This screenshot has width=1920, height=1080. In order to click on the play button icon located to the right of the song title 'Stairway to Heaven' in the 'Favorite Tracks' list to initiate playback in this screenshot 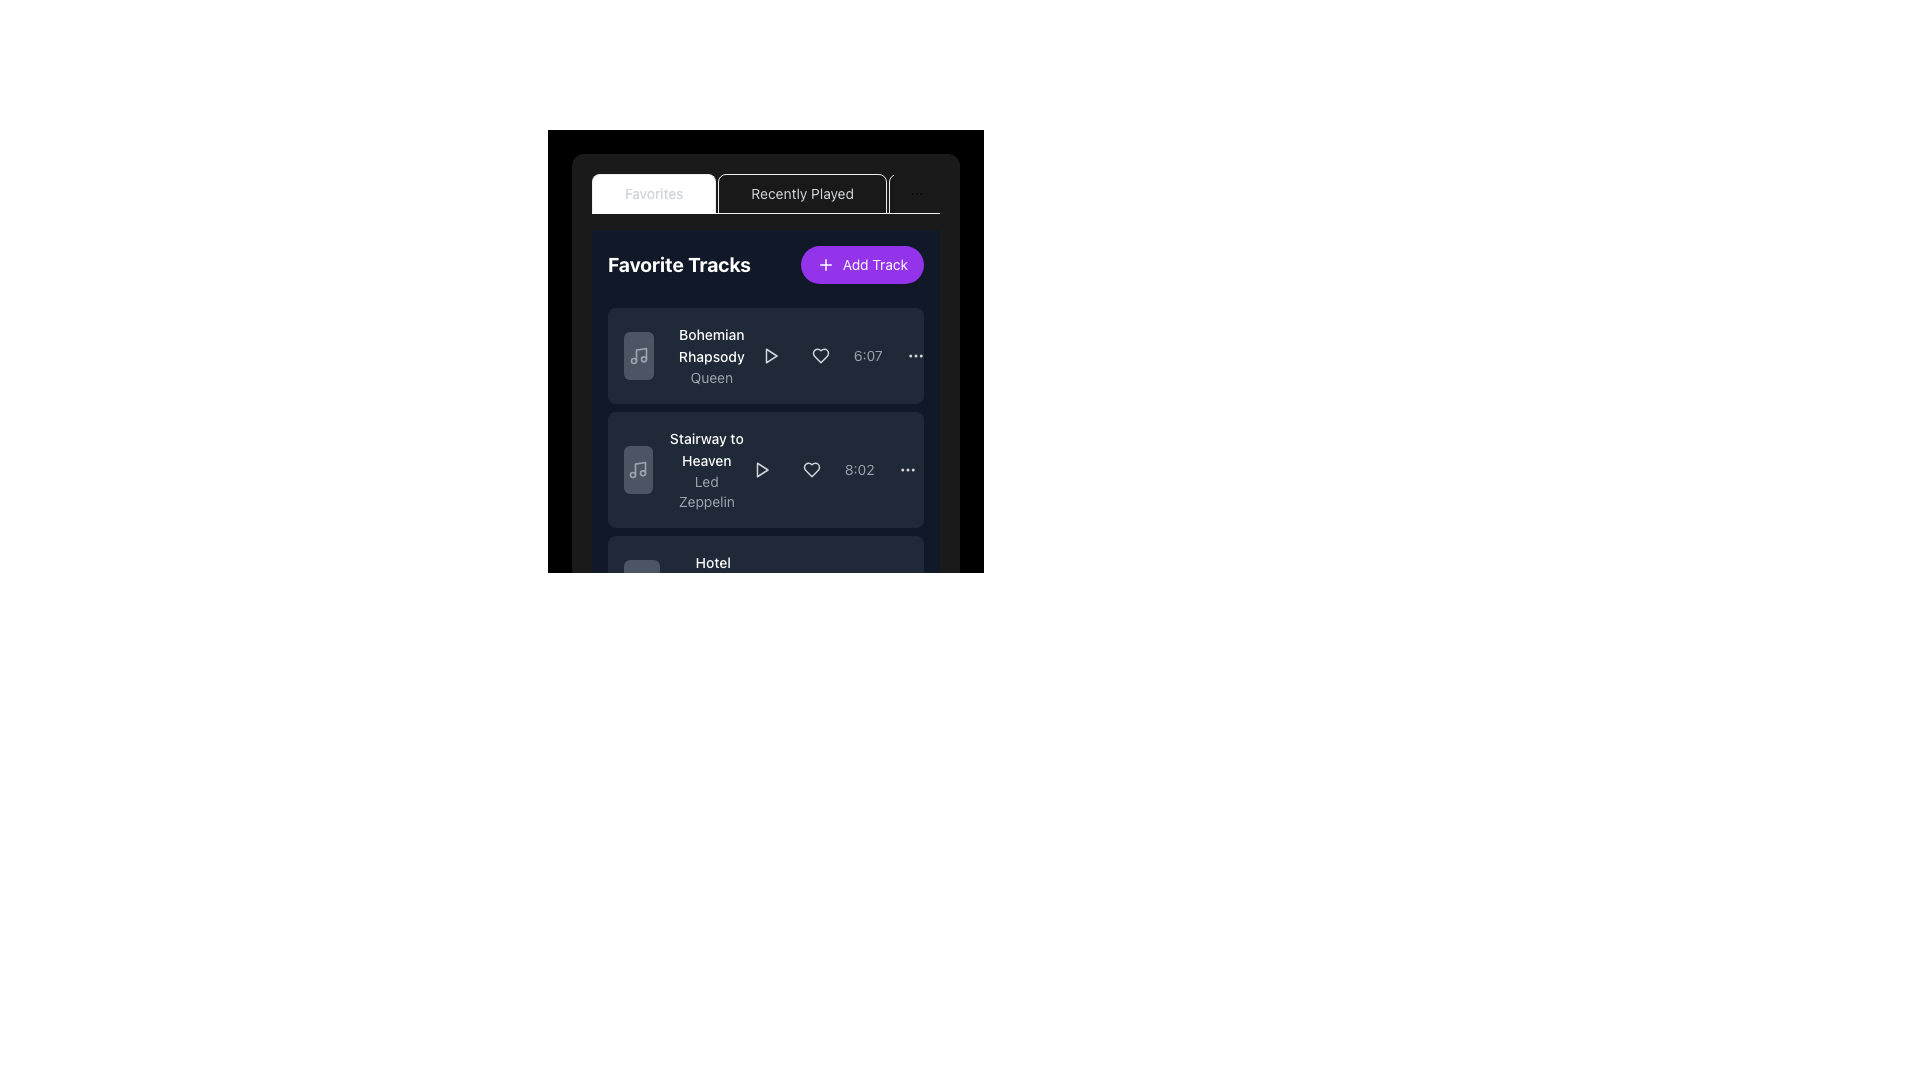, I will do `click(760, 470)`.